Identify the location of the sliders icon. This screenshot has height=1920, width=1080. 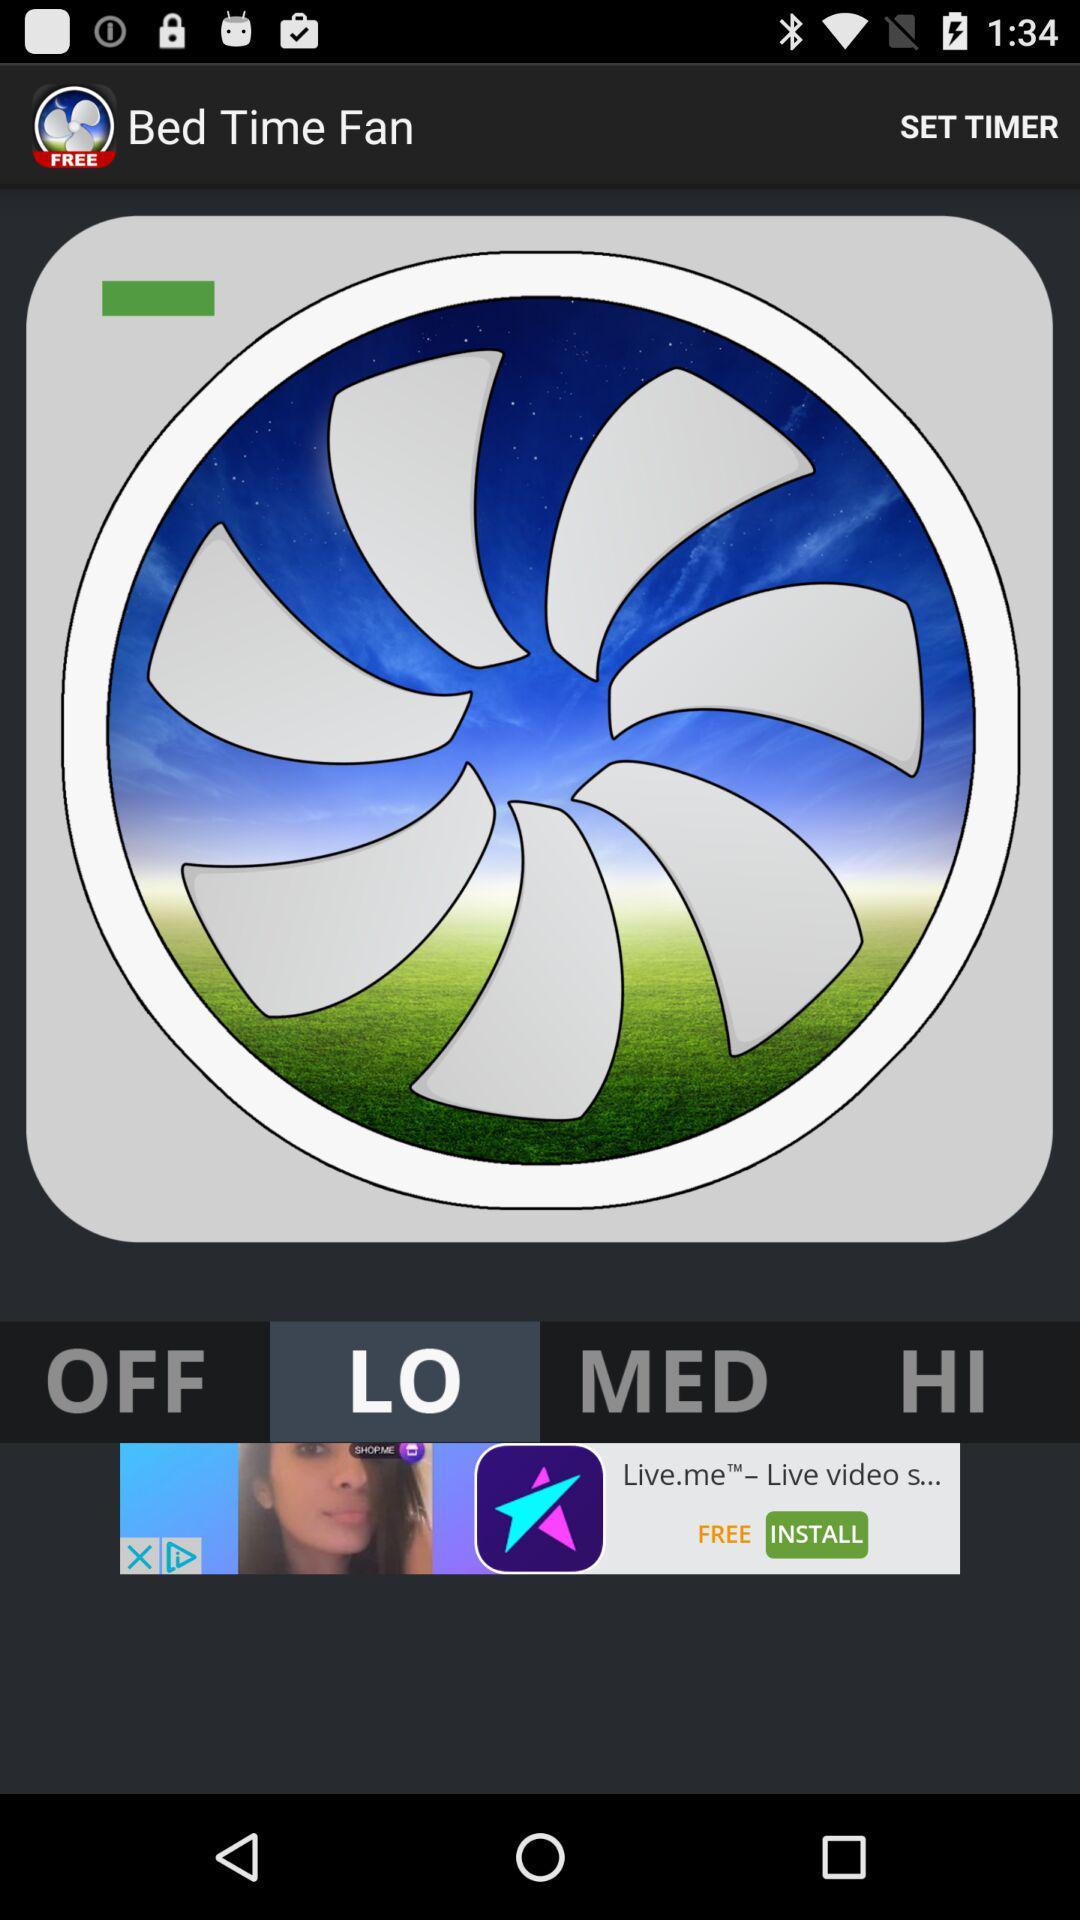
(135, 1479).